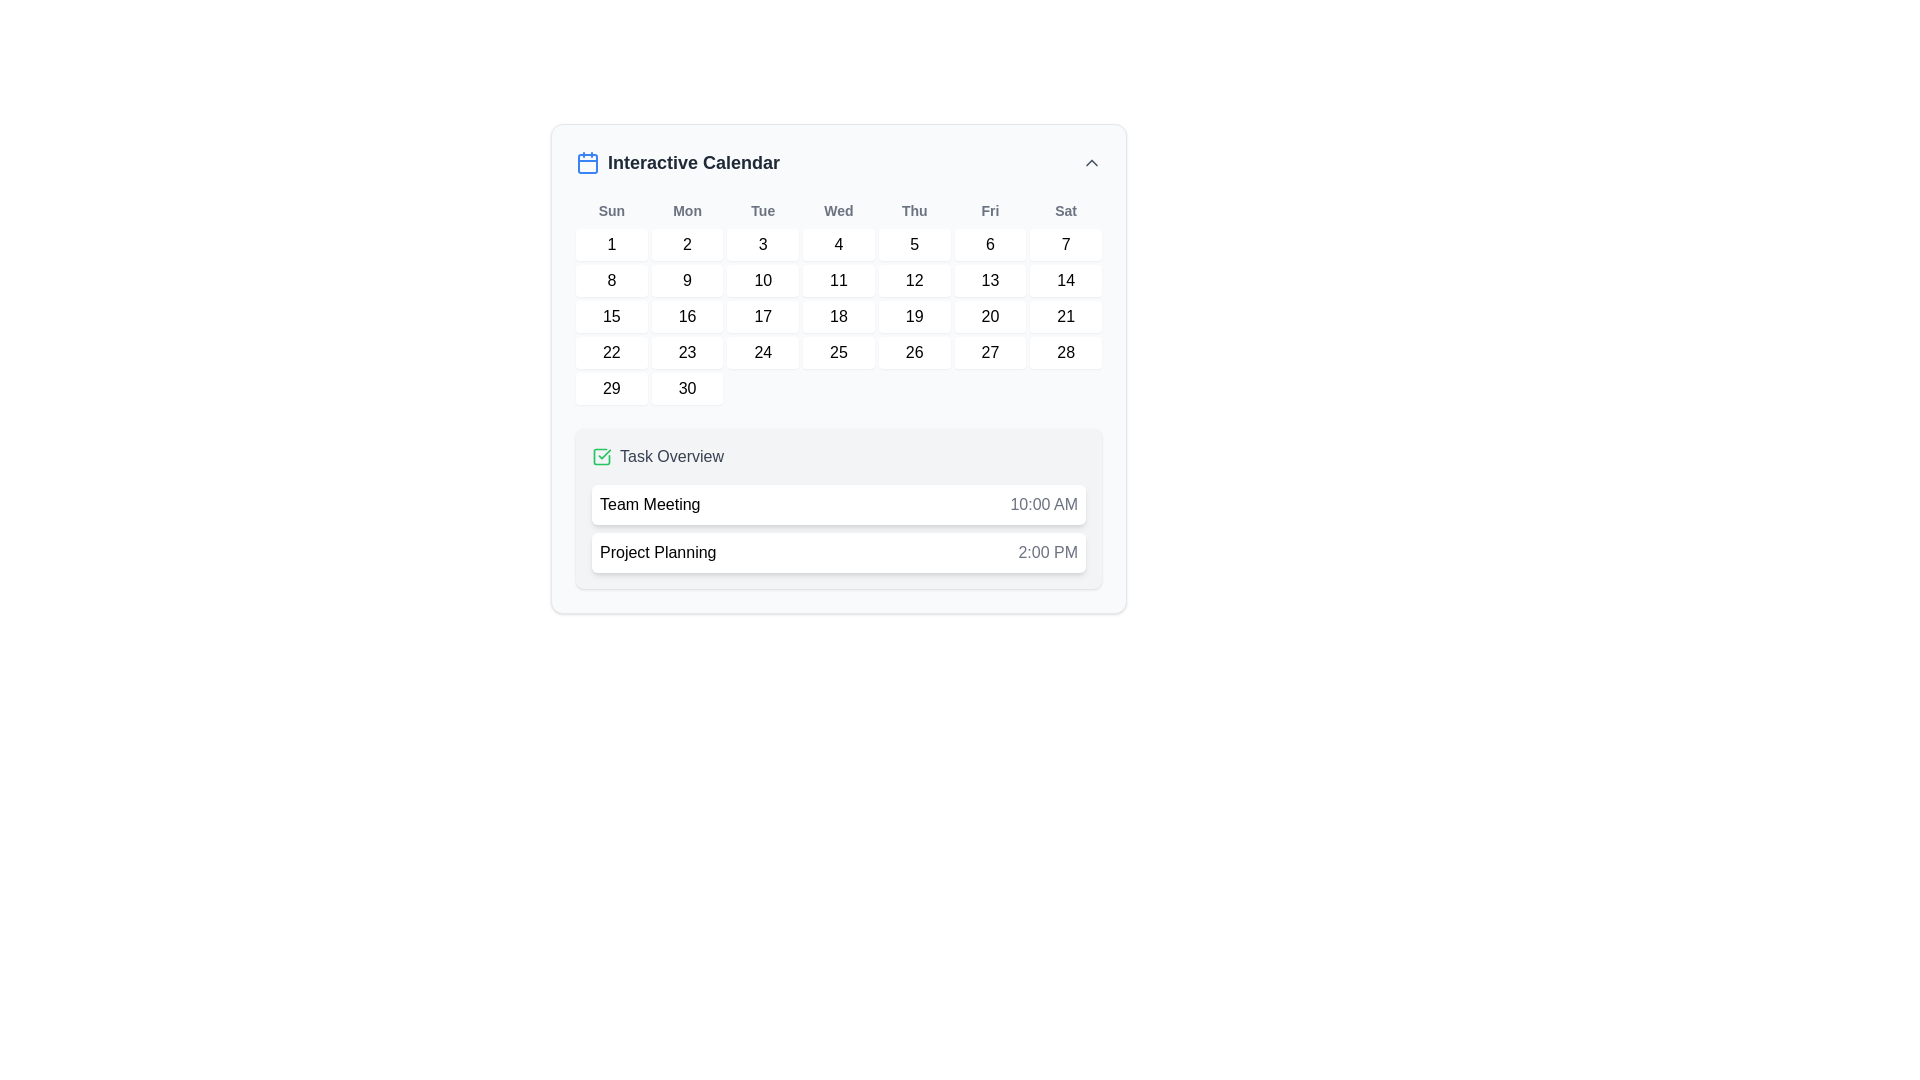 The width and height of the screenshot is (1920, 1080). Describe the element at coordinates (687, 352) in the screenshot. I see `the button representing the 23rd day of the month in the calendar interface` at that location.